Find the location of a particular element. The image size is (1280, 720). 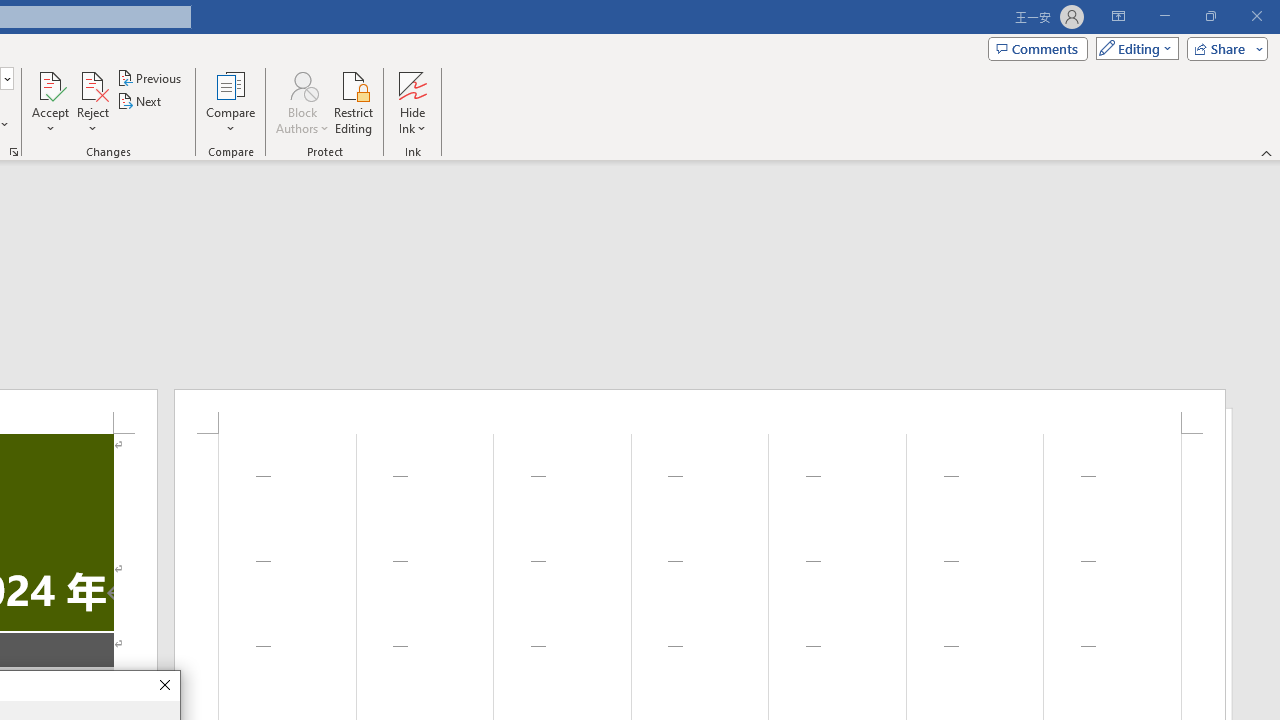

'Hide Ink' is located at coordinates (411, 103).